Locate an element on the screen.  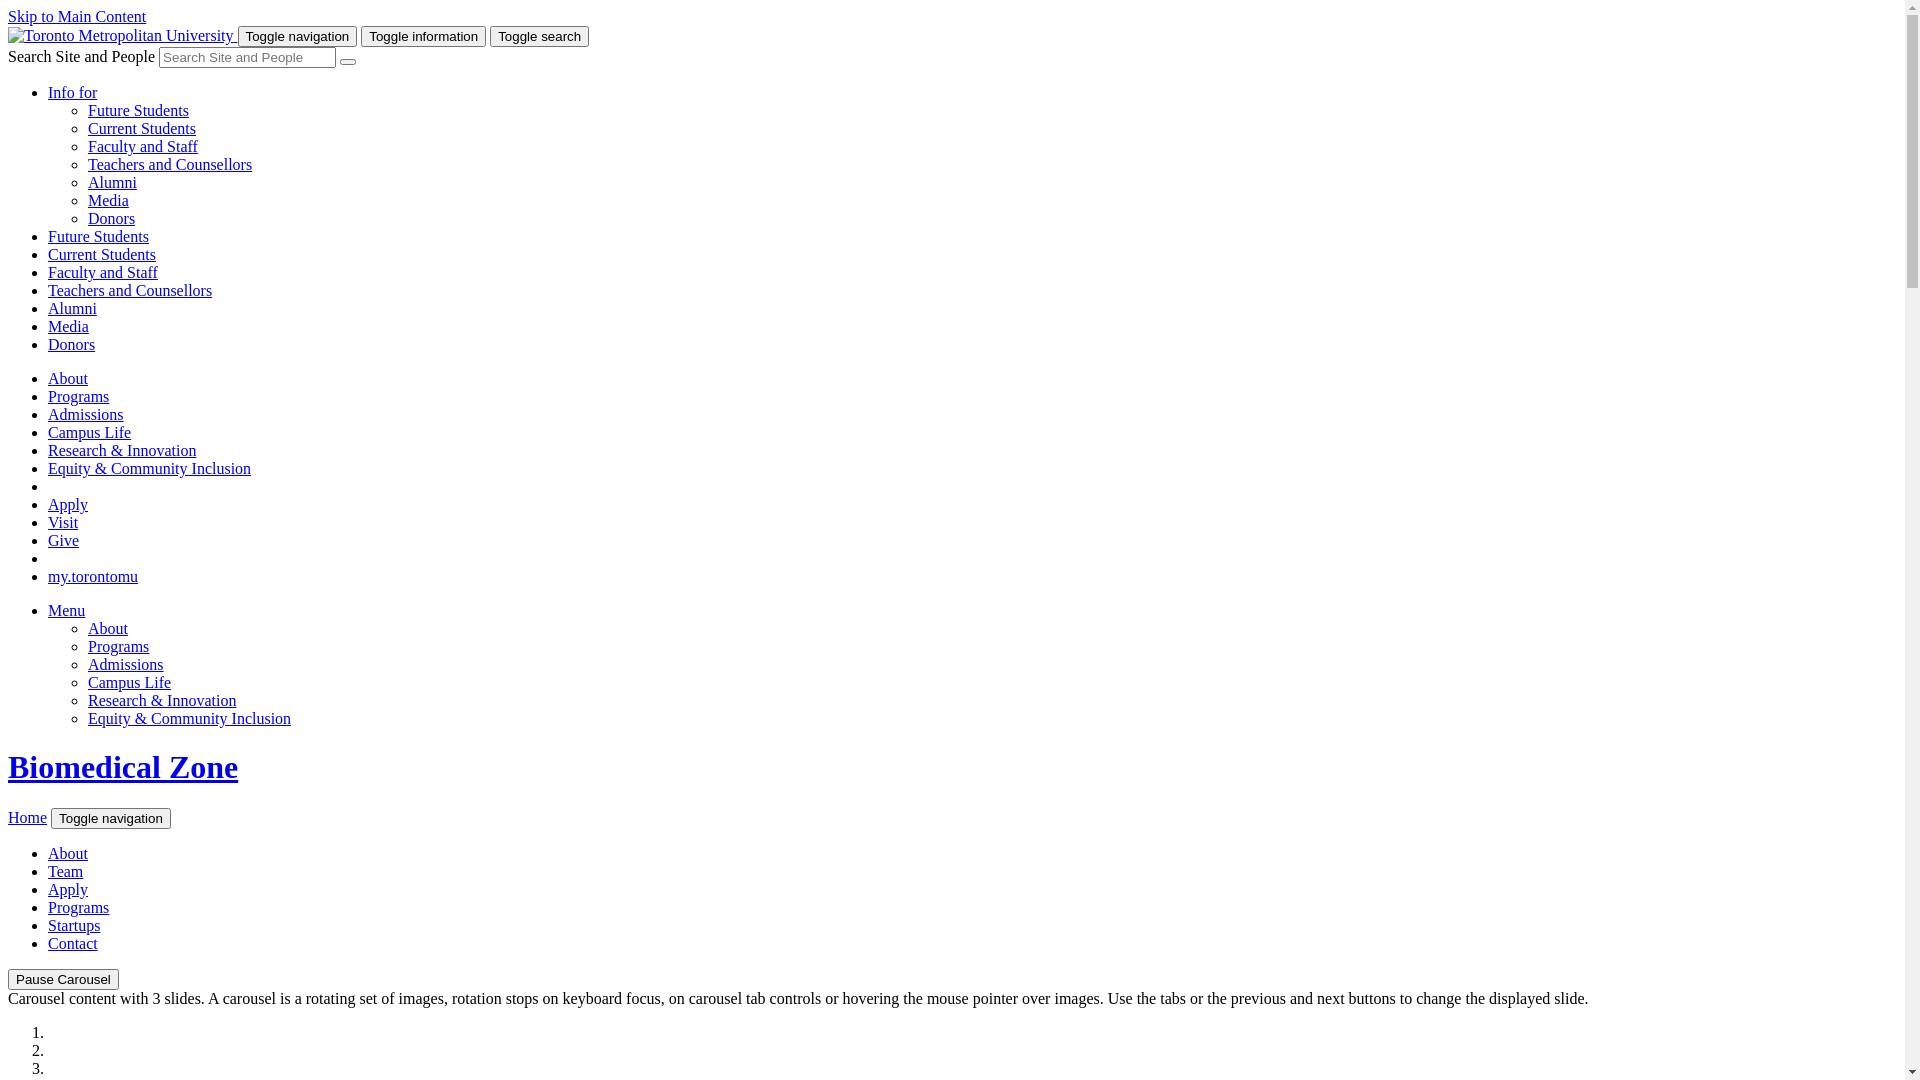
'Toggle search' is located at coordinates (539, 36).